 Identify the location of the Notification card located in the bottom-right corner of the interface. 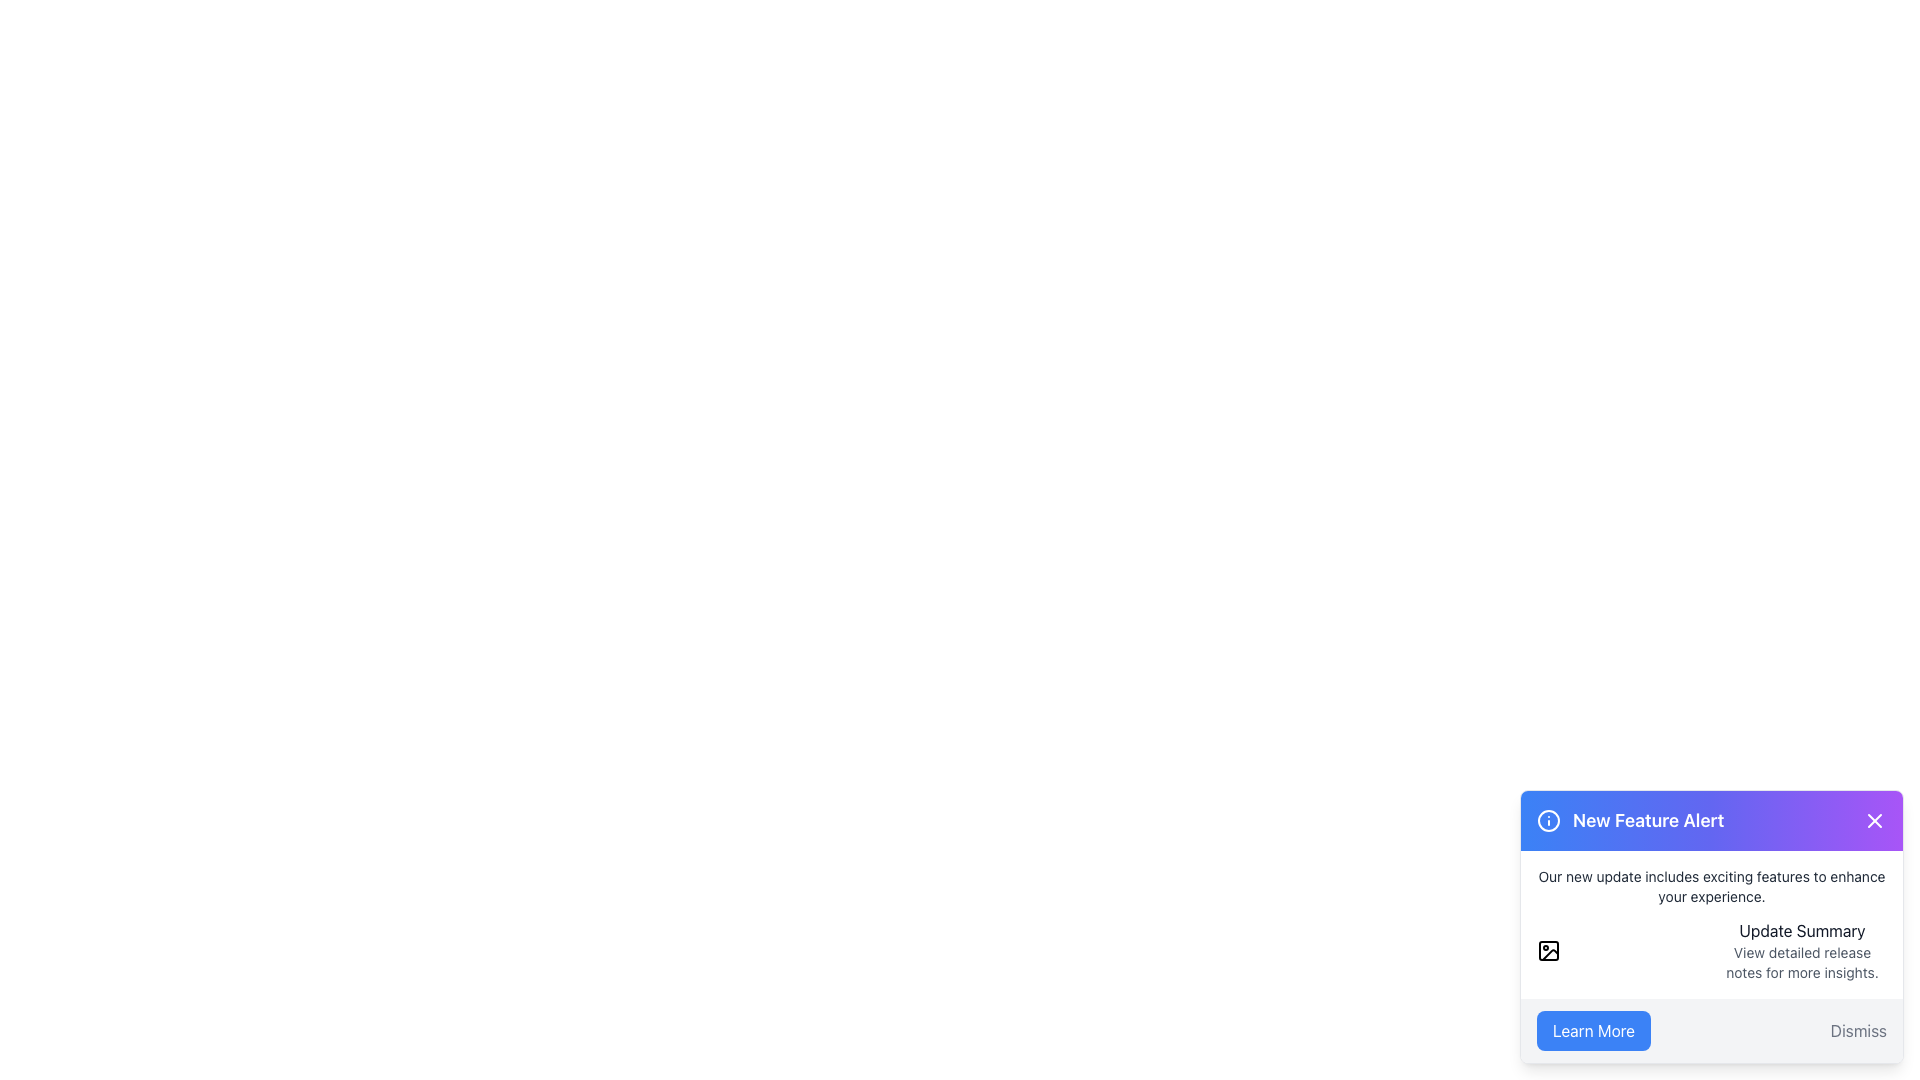
(1711, 926).